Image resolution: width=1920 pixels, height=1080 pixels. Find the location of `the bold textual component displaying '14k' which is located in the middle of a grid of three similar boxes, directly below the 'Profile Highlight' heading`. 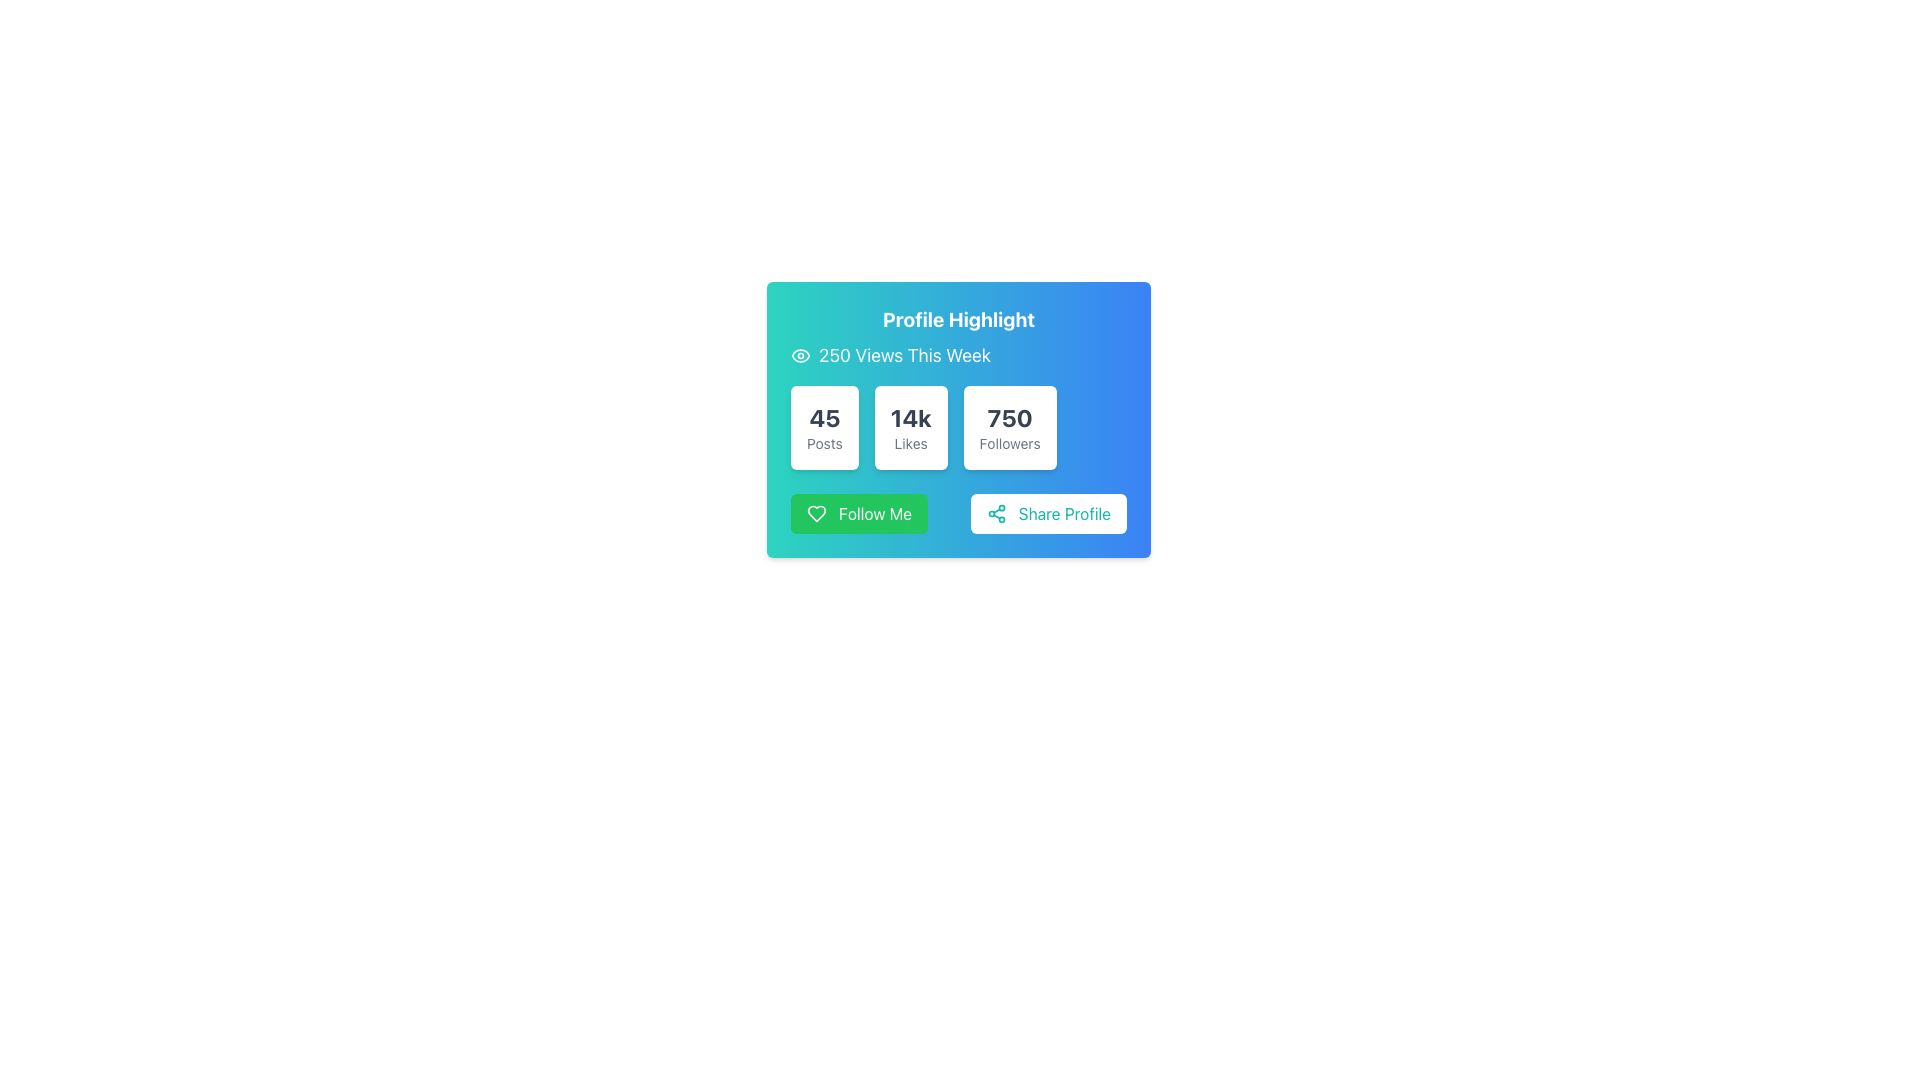

the bold textual component displaying '14k' which is located in the middle of a grid of three similar boxes, directly below the 'Profile Highlight' heading is located at coordinates (910, 416).